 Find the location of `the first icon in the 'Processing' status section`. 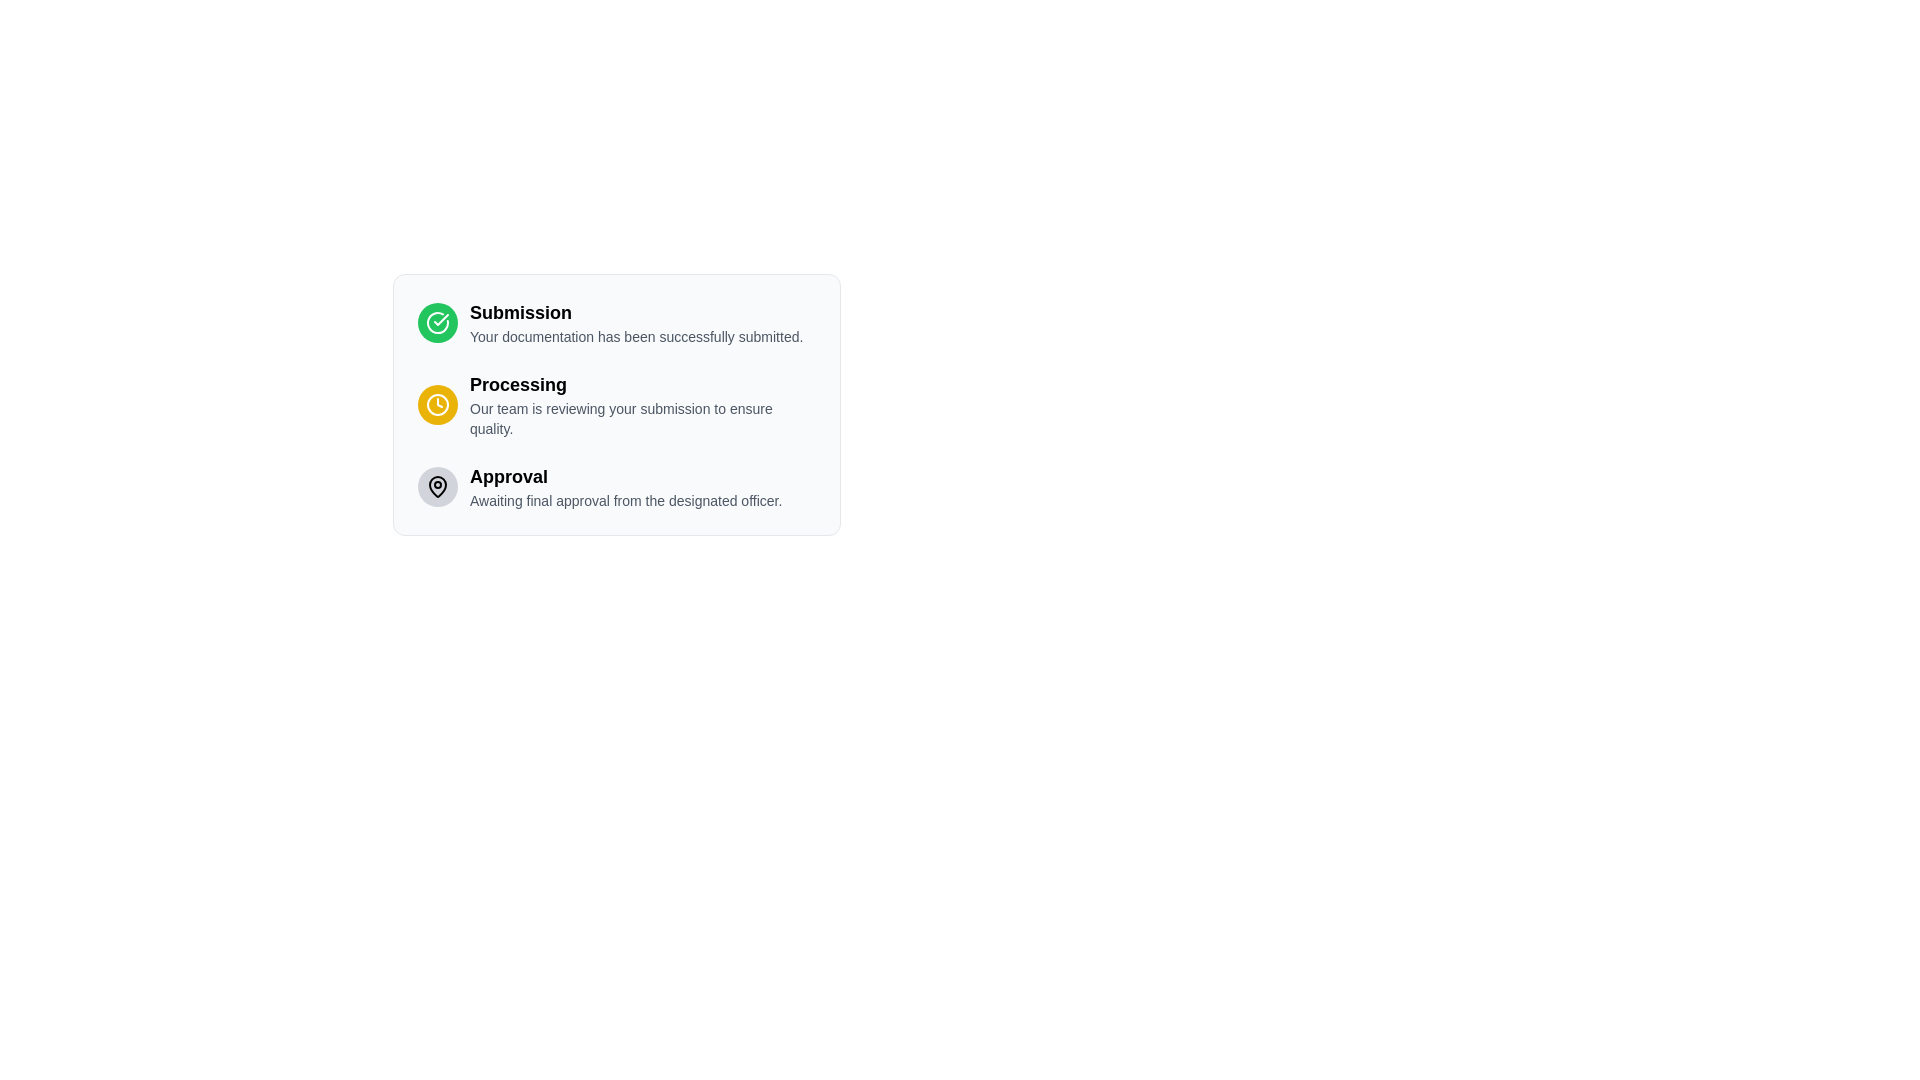

the first icon in the 'Processing' status section is located at coordinates (436, 405).